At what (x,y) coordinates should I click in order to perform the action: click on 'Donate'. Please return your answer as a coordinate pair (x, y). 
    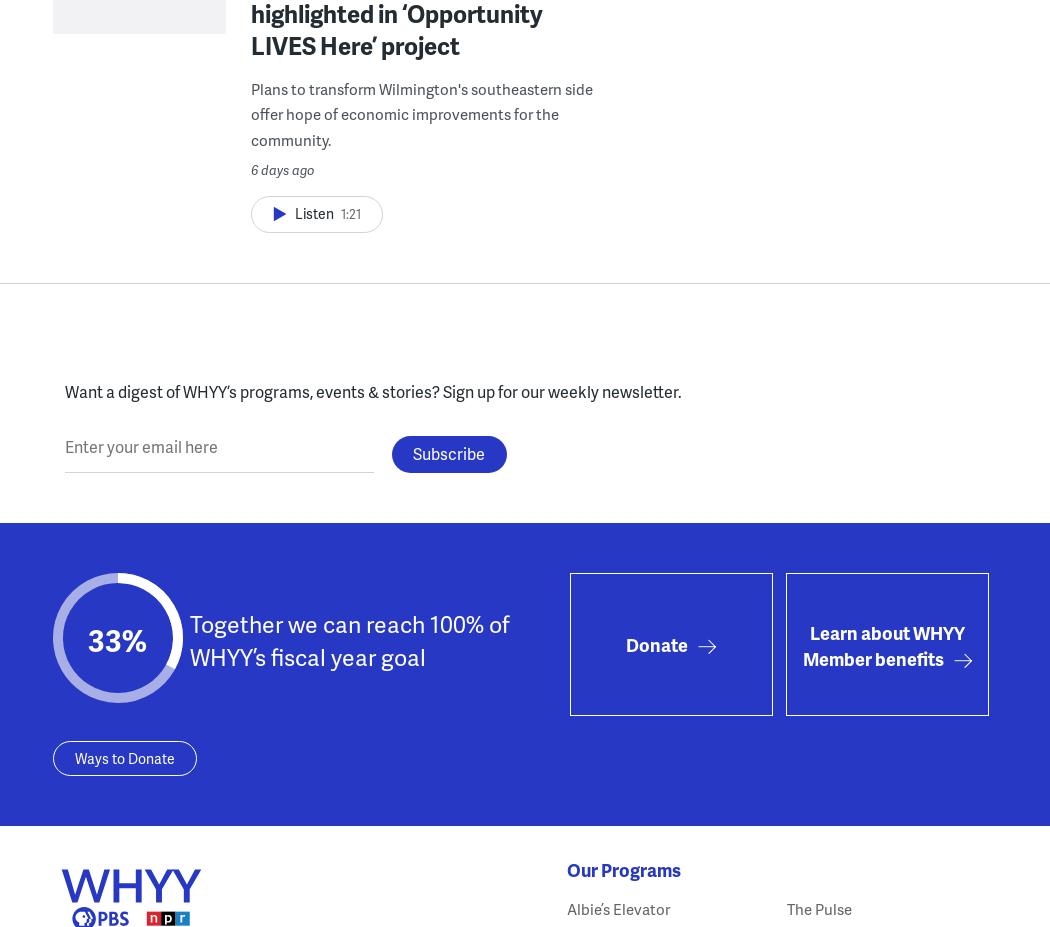
    Looking at the image, I should click on (626, 643).